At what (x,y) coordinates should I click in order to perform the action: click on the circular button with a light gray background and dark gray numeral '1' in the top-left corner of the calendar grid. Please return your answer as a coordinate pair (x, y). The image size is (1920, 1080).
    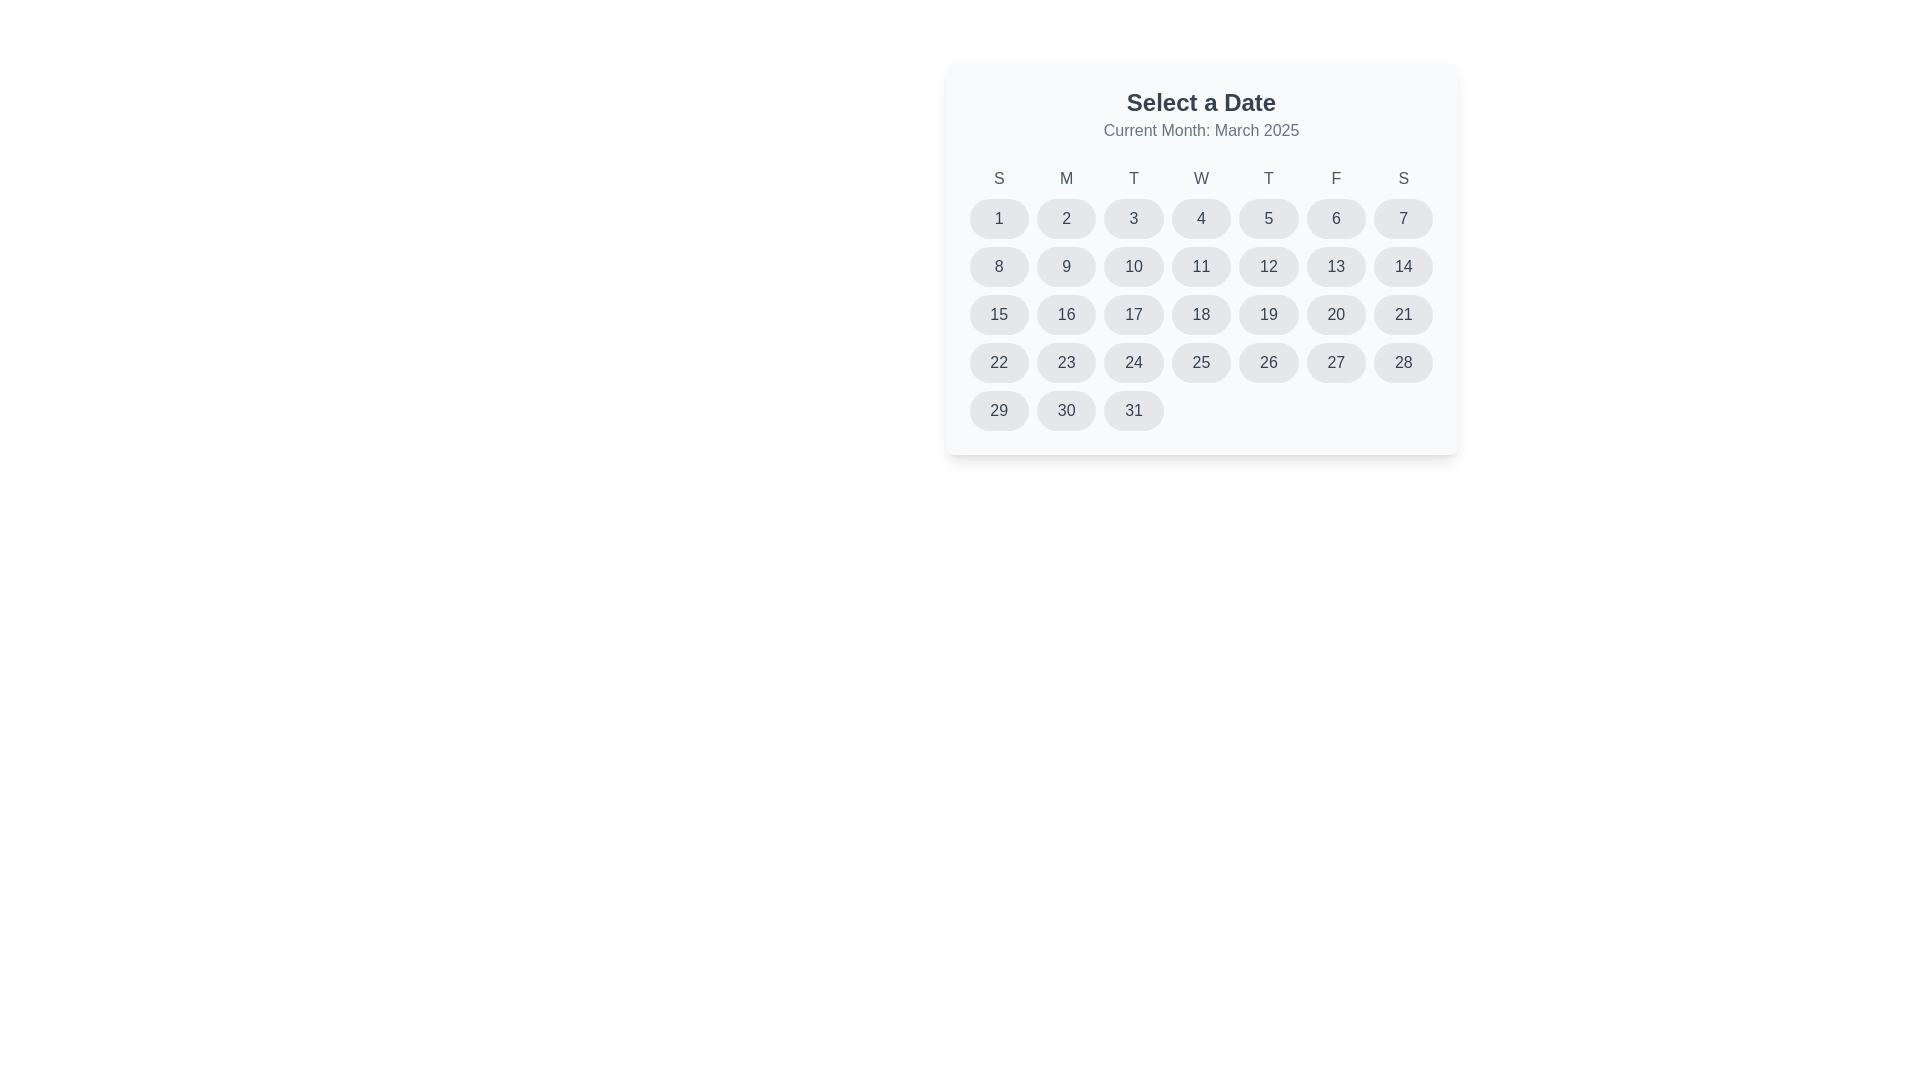
    Looking at the image, I should click on (999, 219).